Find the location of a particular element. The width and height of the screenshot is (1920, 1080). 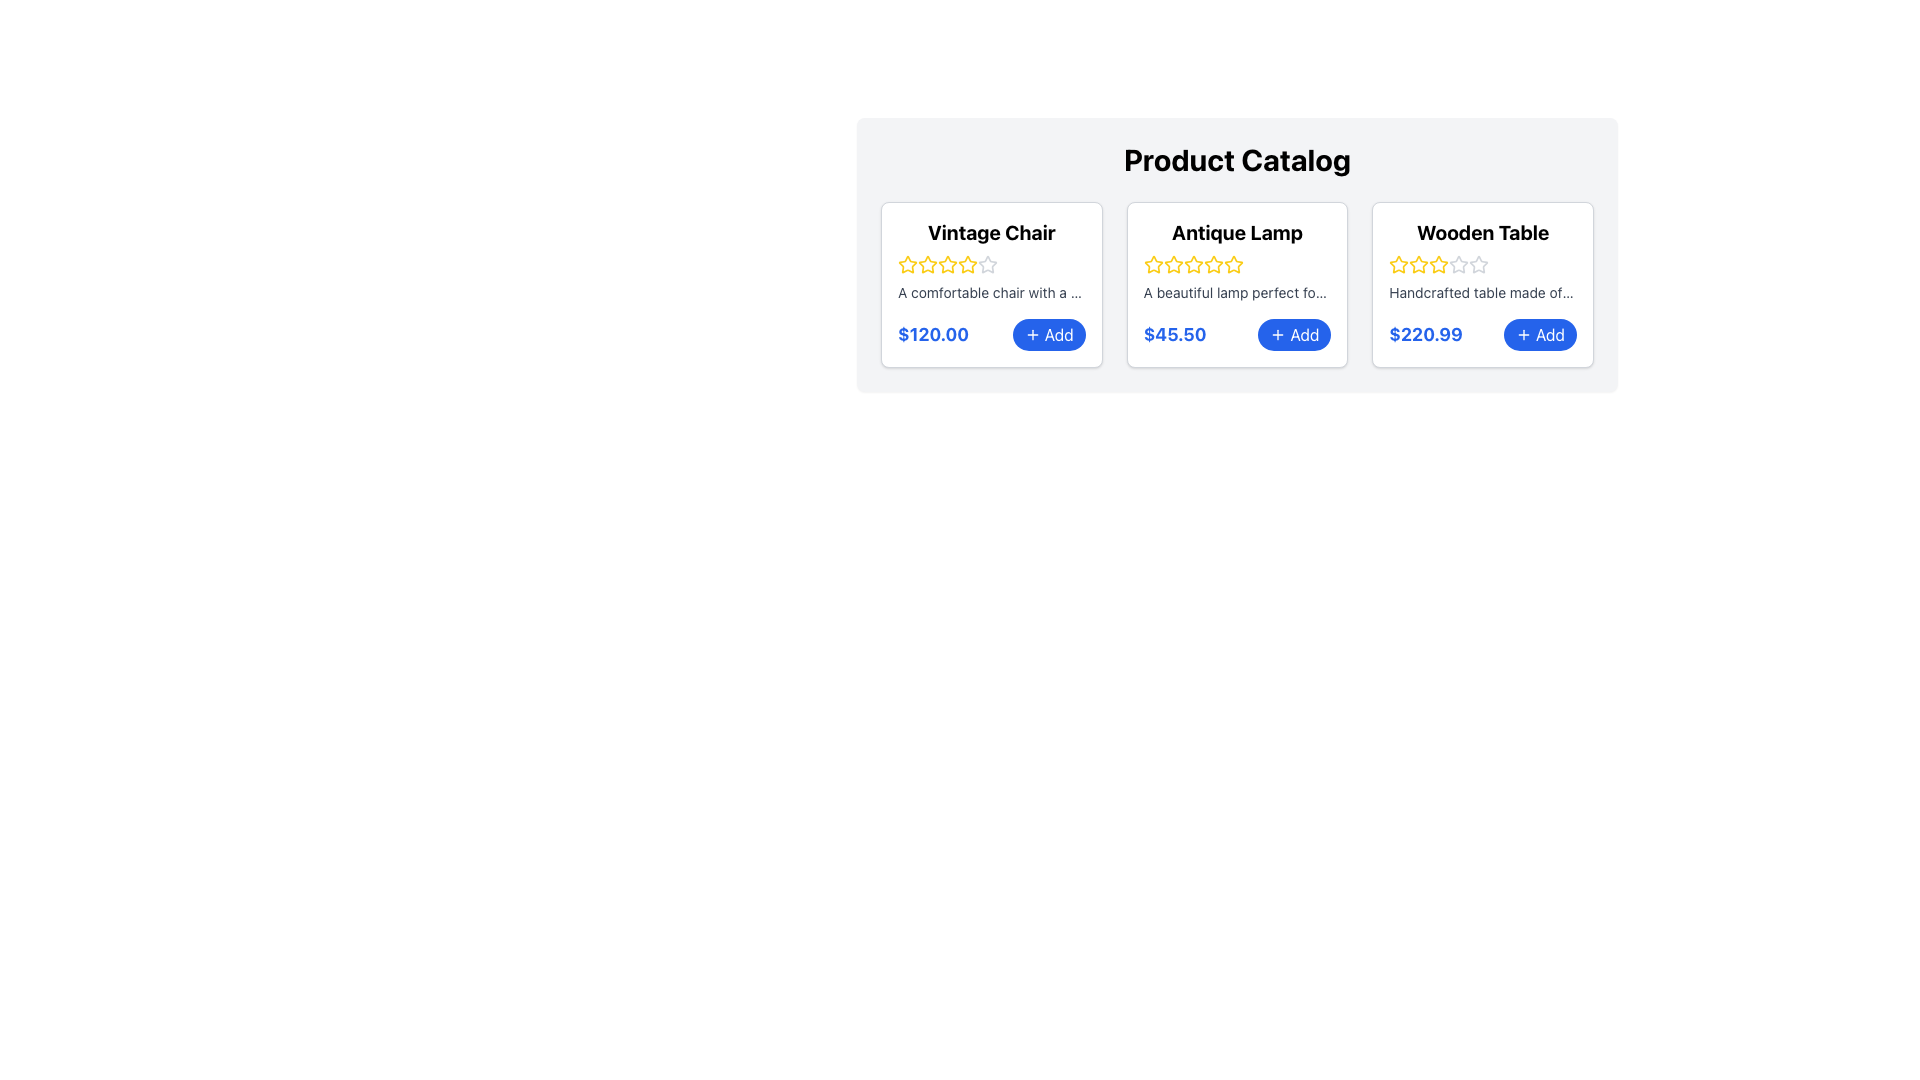

the text display showing '$45.50', which is styled in bold, large blue font and positioned between the 'Antique Lamp' title and the 'Add' button in the second product card is located at coordinates (1175, 334).